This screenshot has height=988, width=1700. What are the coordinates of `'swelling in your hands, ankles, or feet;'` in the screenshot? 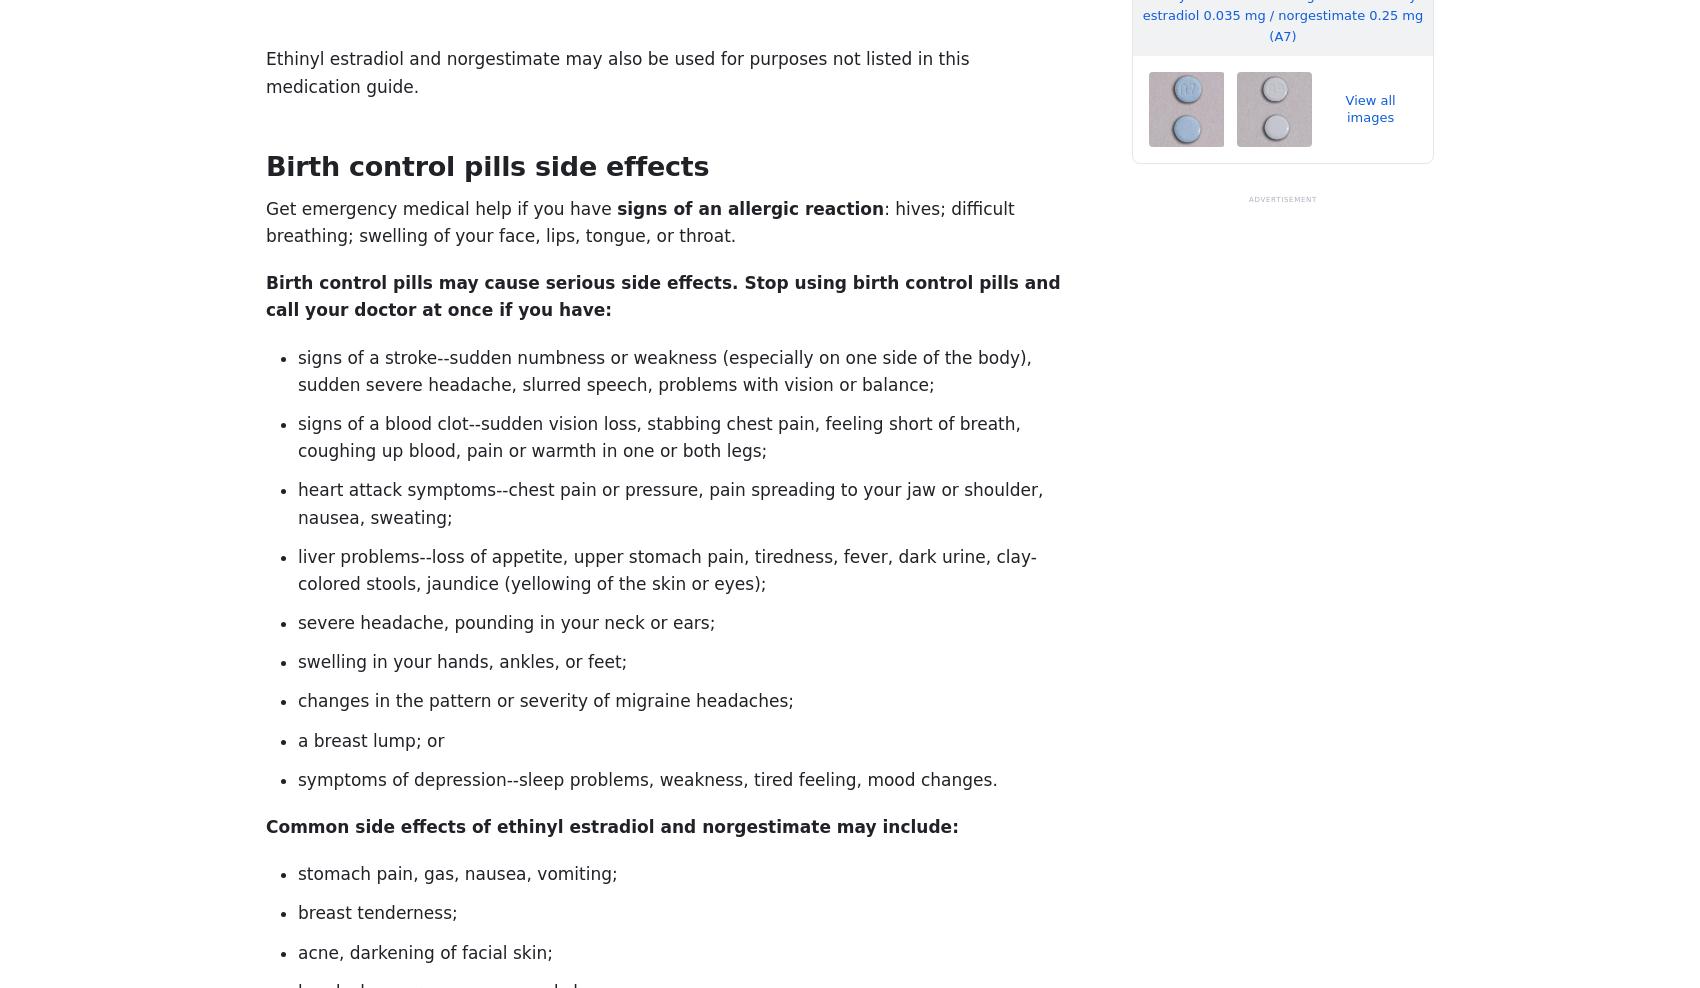 It's located at (462, 660).